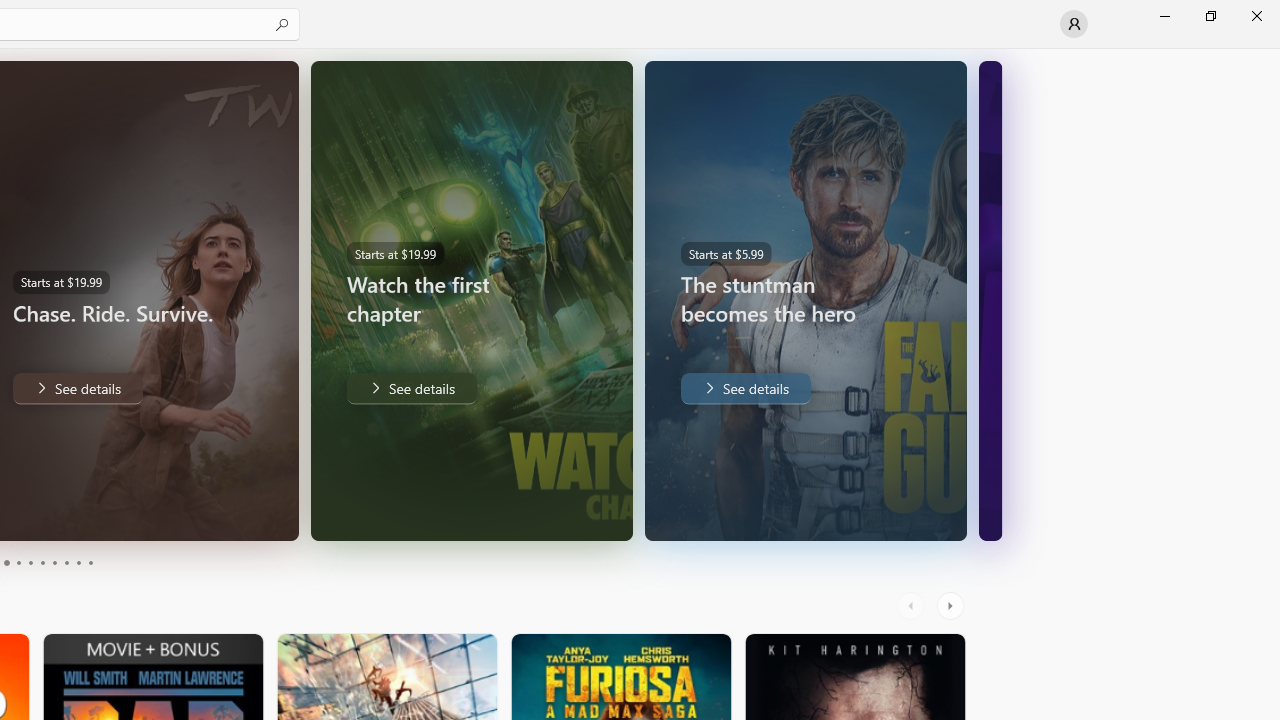 The image size is (1280, 720). I want to click on 'Page 4', so click(17, 563).